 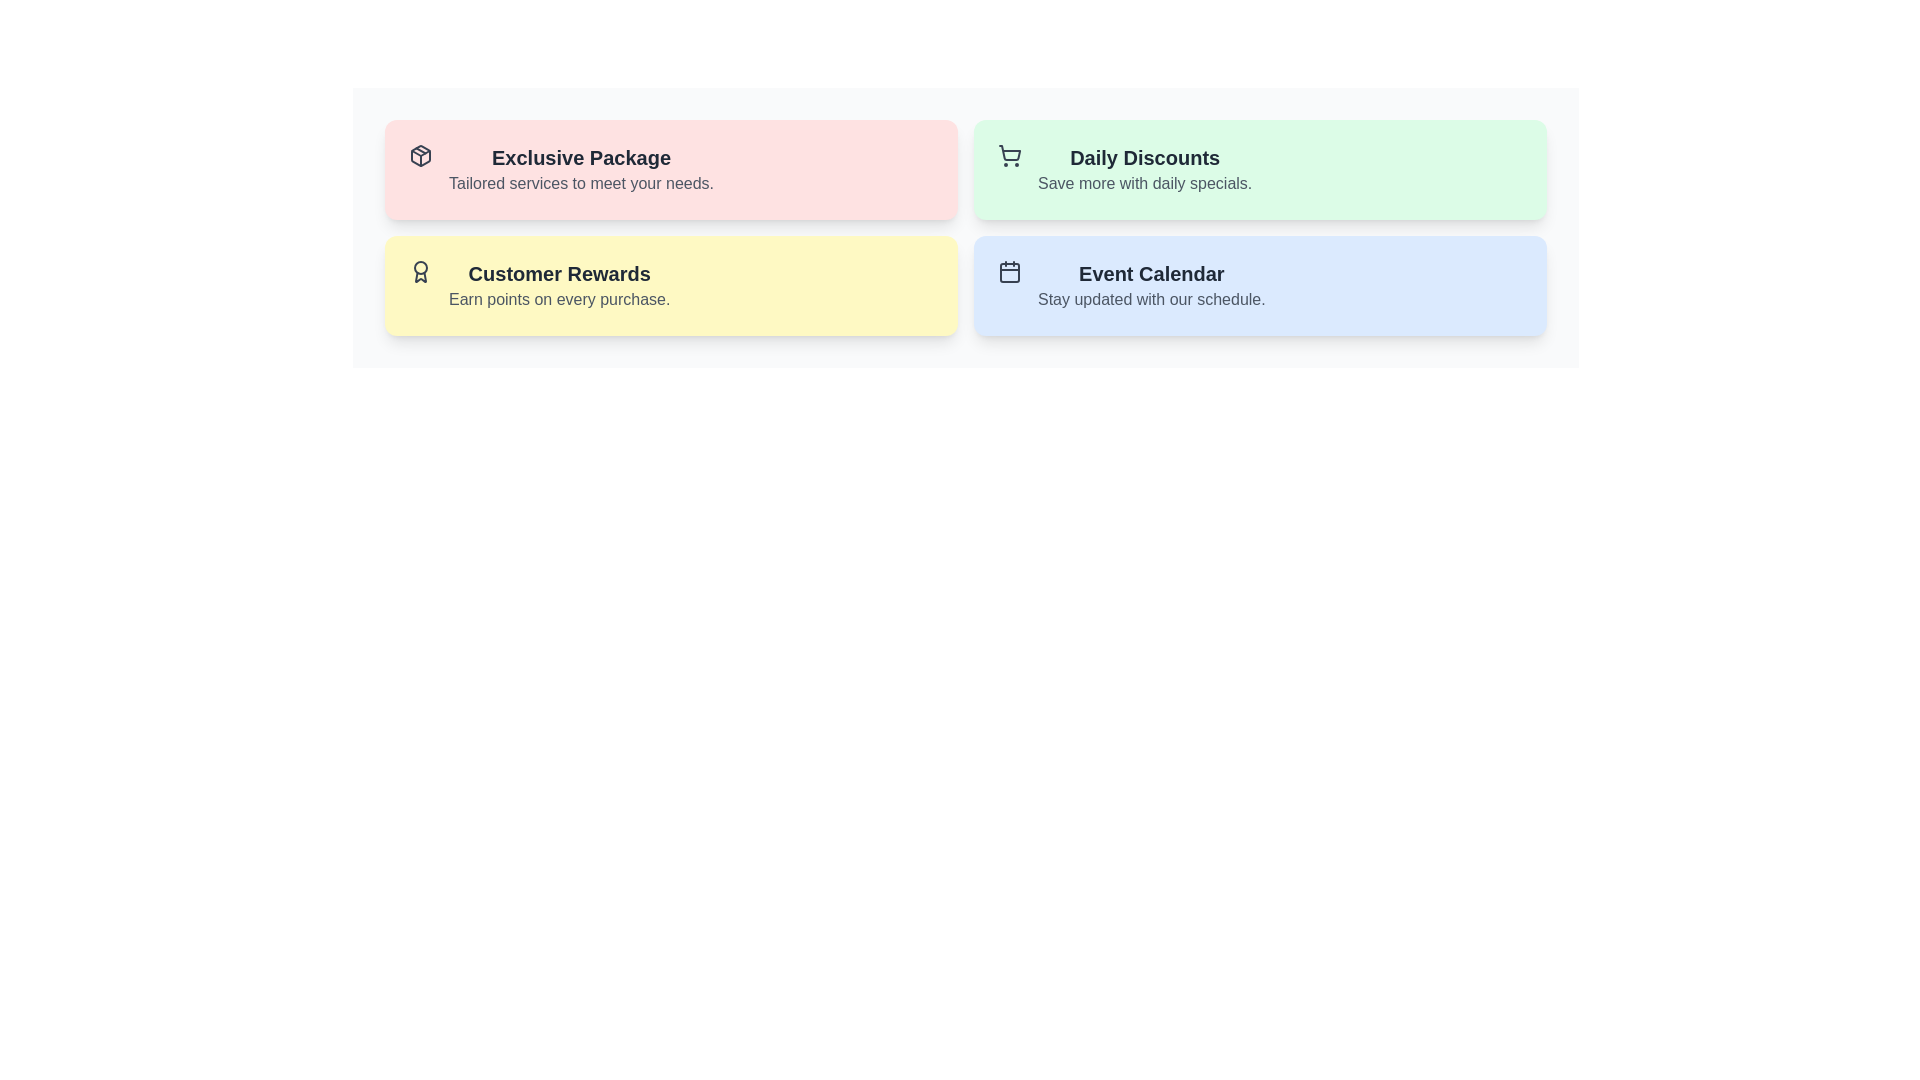 What do you see at coordinates (559, 285) in the screenshot?
I see `the text block that contains 'Customer Rewards' and 'Earn points on every purchase.' positioned on a yellow rounded rectangle card in the second row, first column of the grid layout` at bounding box center [559, 285].